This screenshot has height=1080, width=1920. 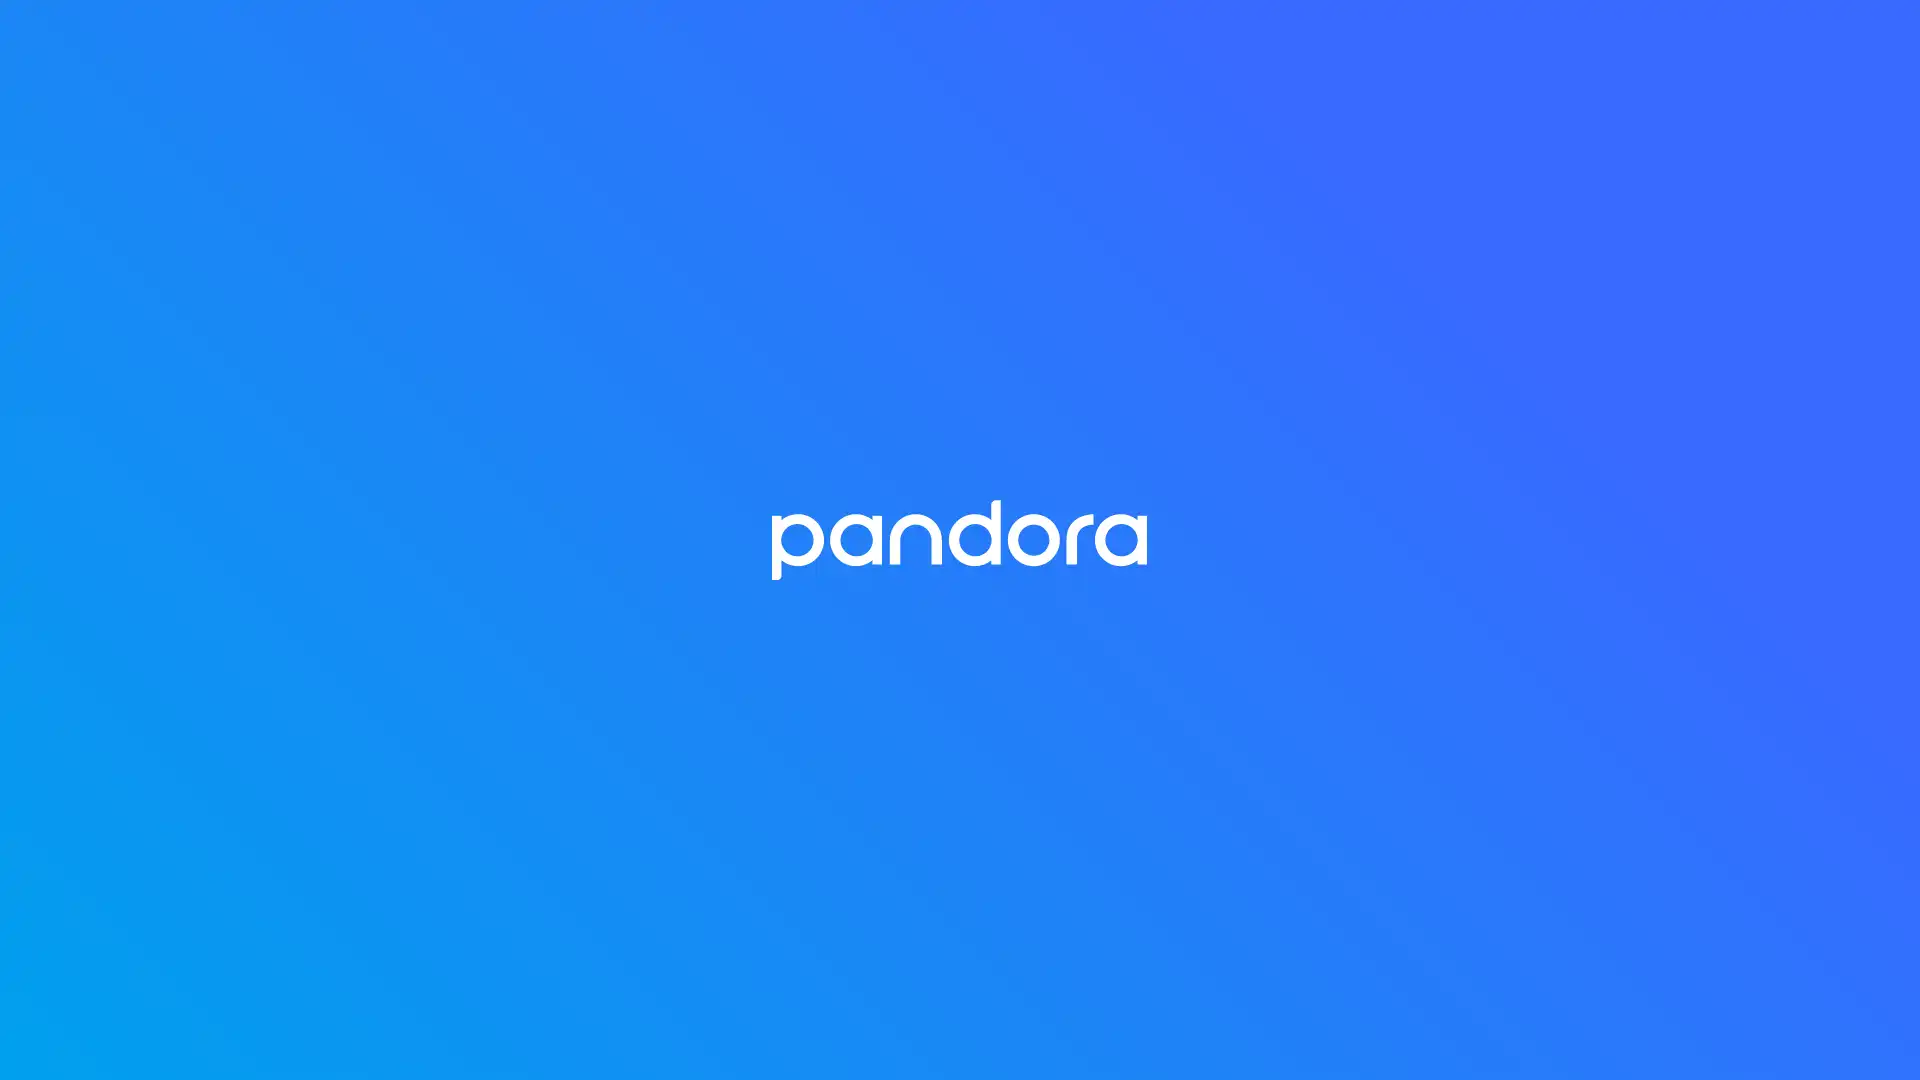 I want to click on Log In, so click(x=960, y=443).